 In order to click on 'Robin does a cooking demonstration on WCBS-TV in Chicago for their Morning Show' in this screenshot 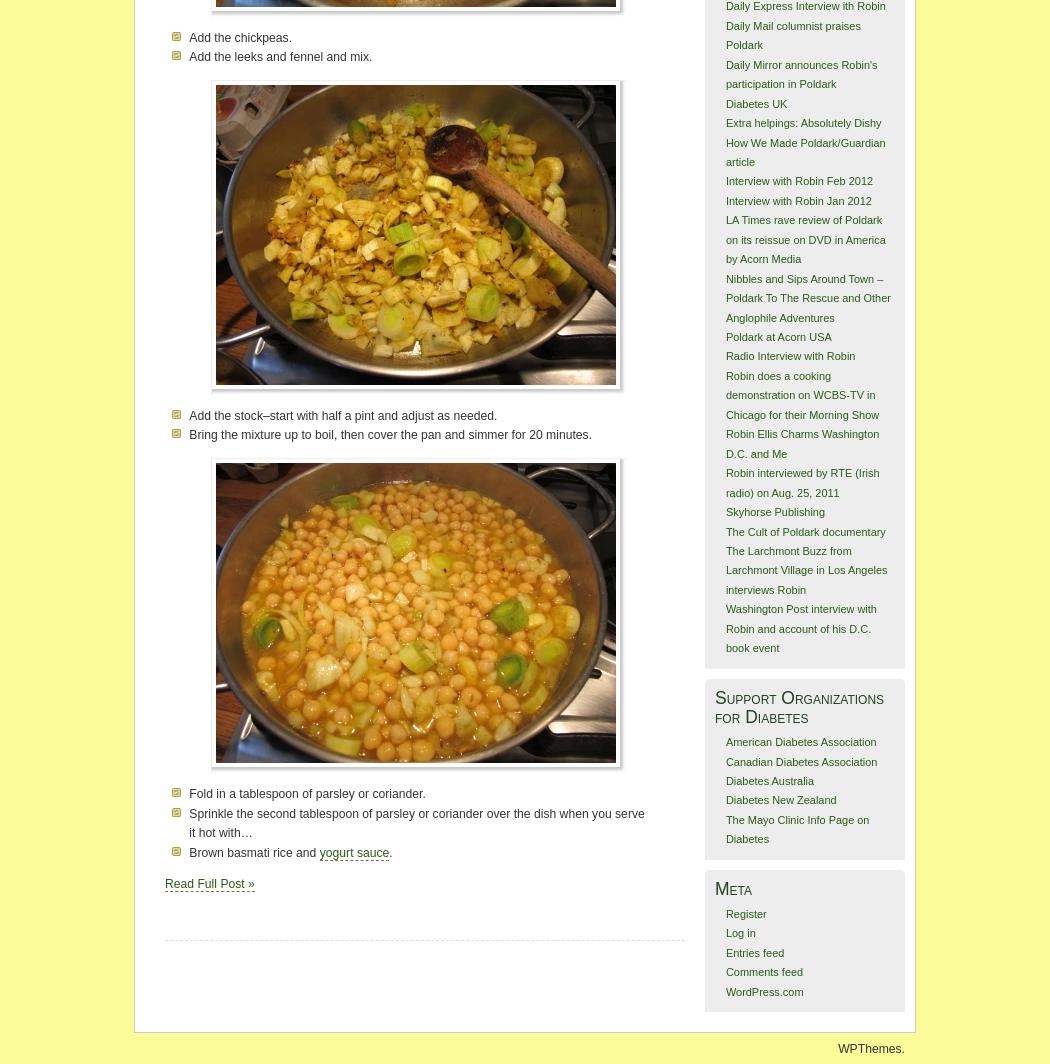, I will do `click(800, 394)`.